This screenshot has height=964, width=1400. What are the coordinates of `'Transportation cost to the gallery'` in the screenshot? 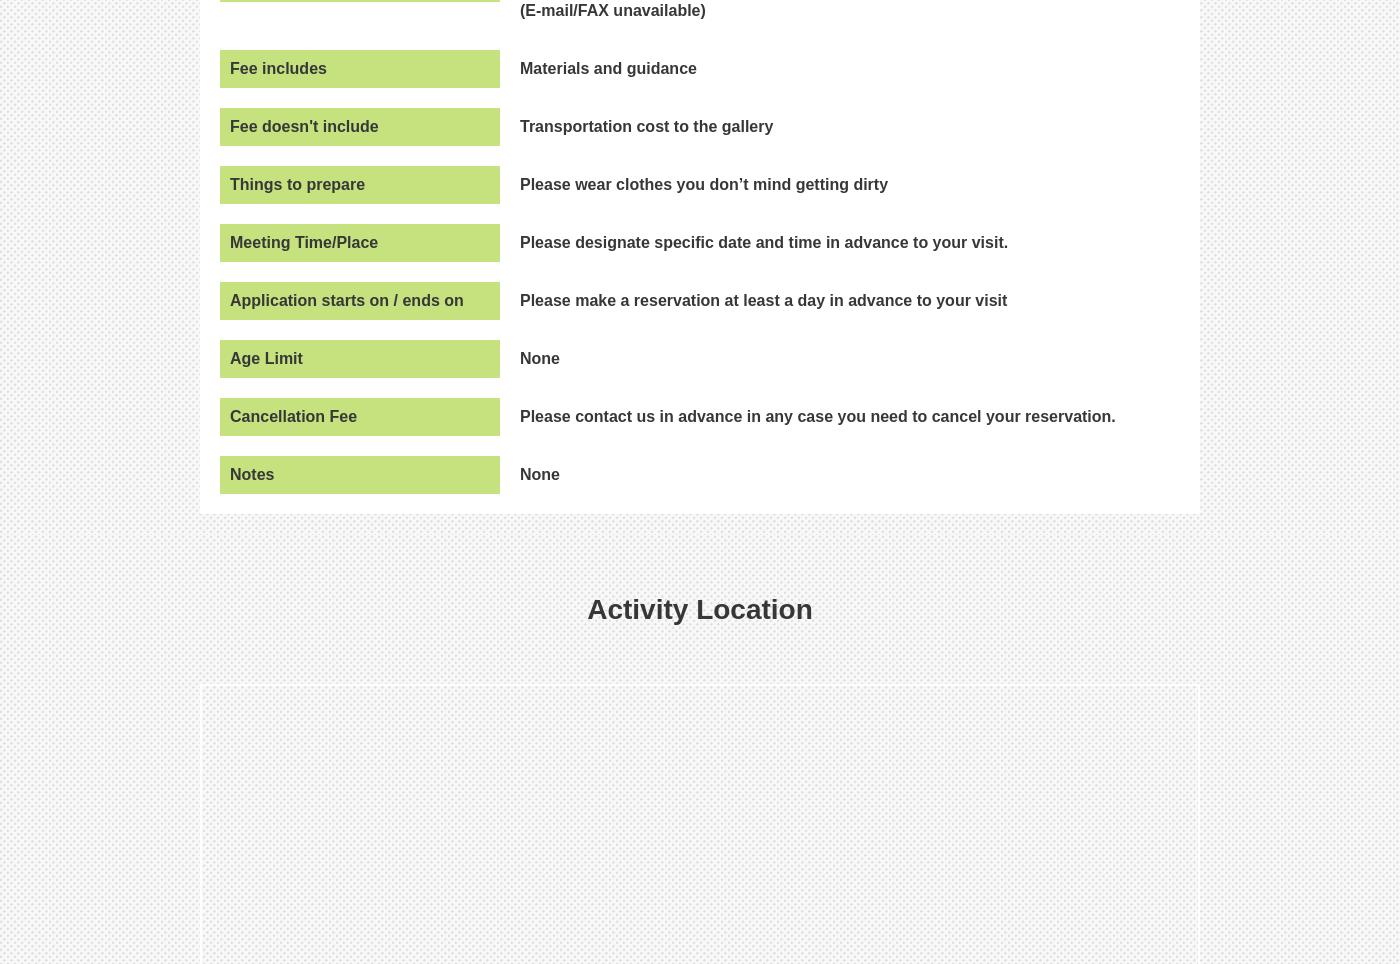 It's located at (519, 125).